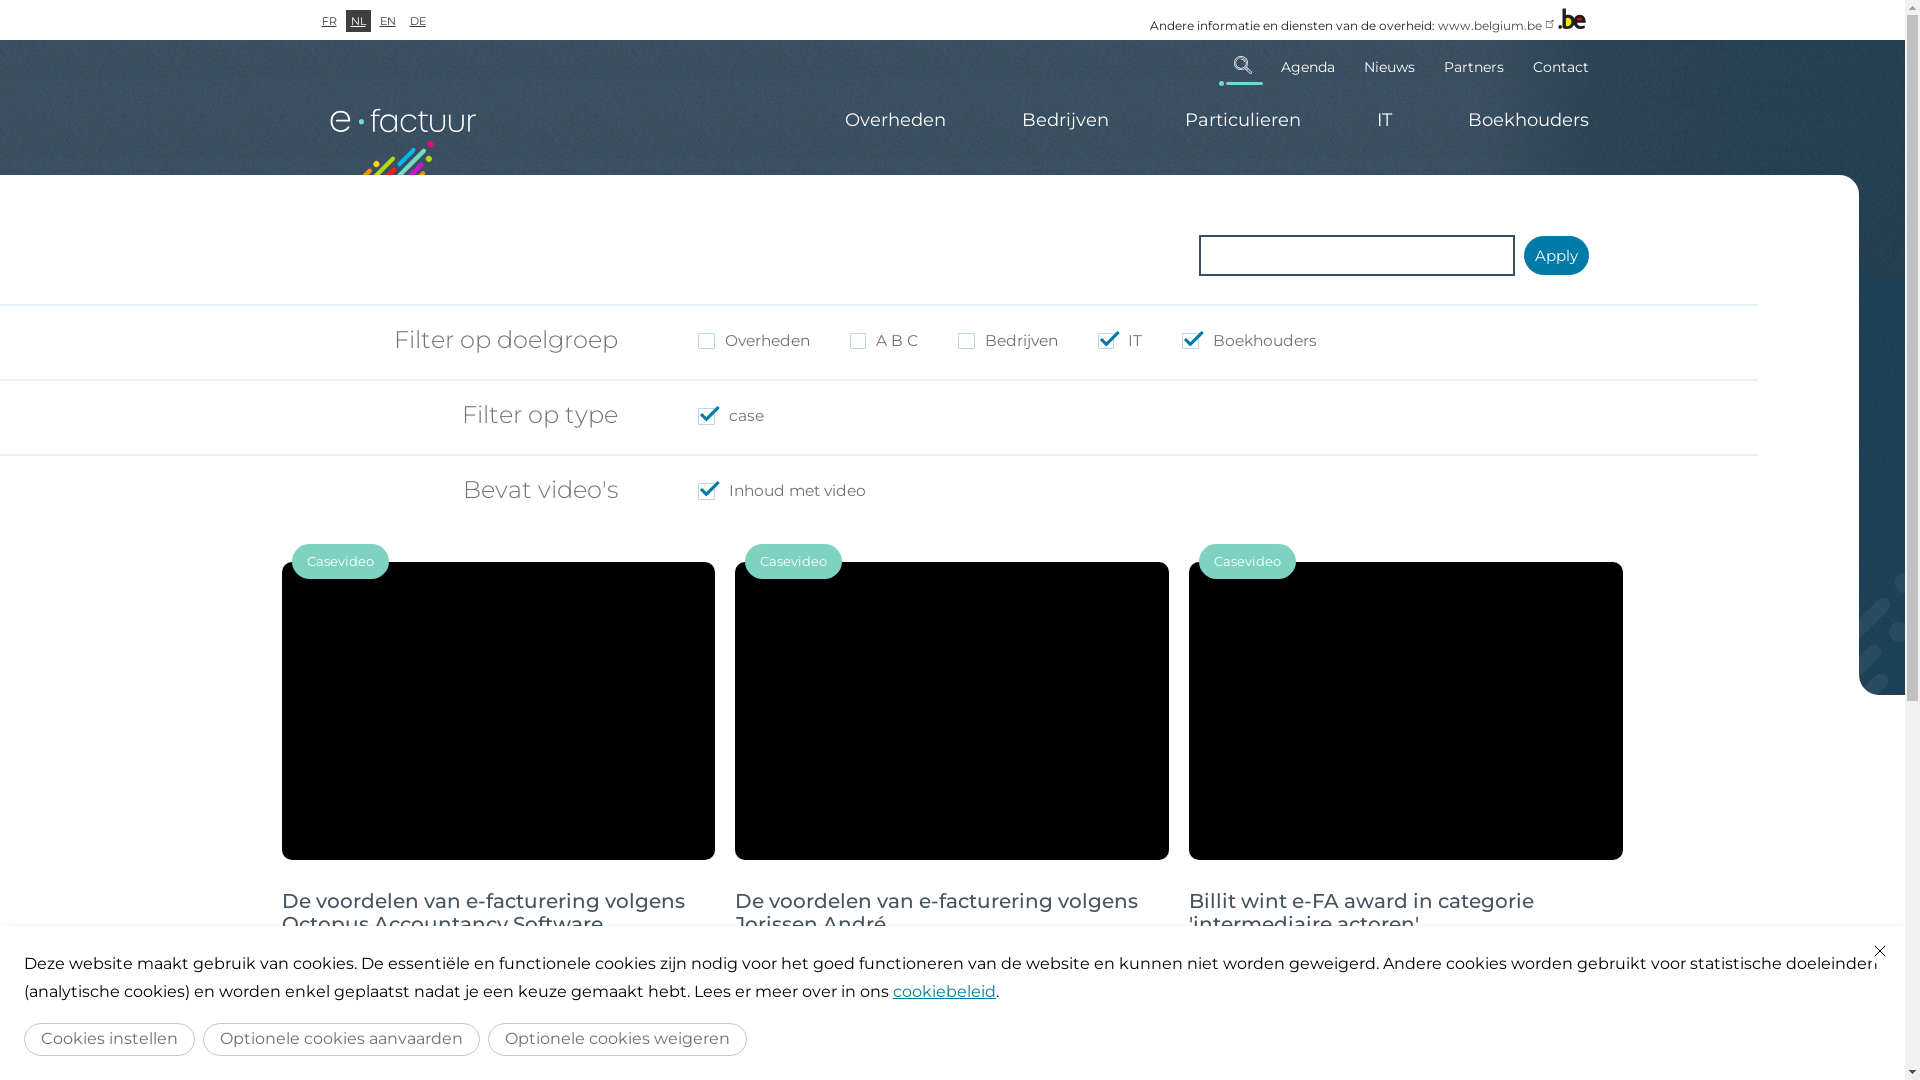 This screenshot has height=1080, width=1920. I want to click on 'EN', so click(387, 20).